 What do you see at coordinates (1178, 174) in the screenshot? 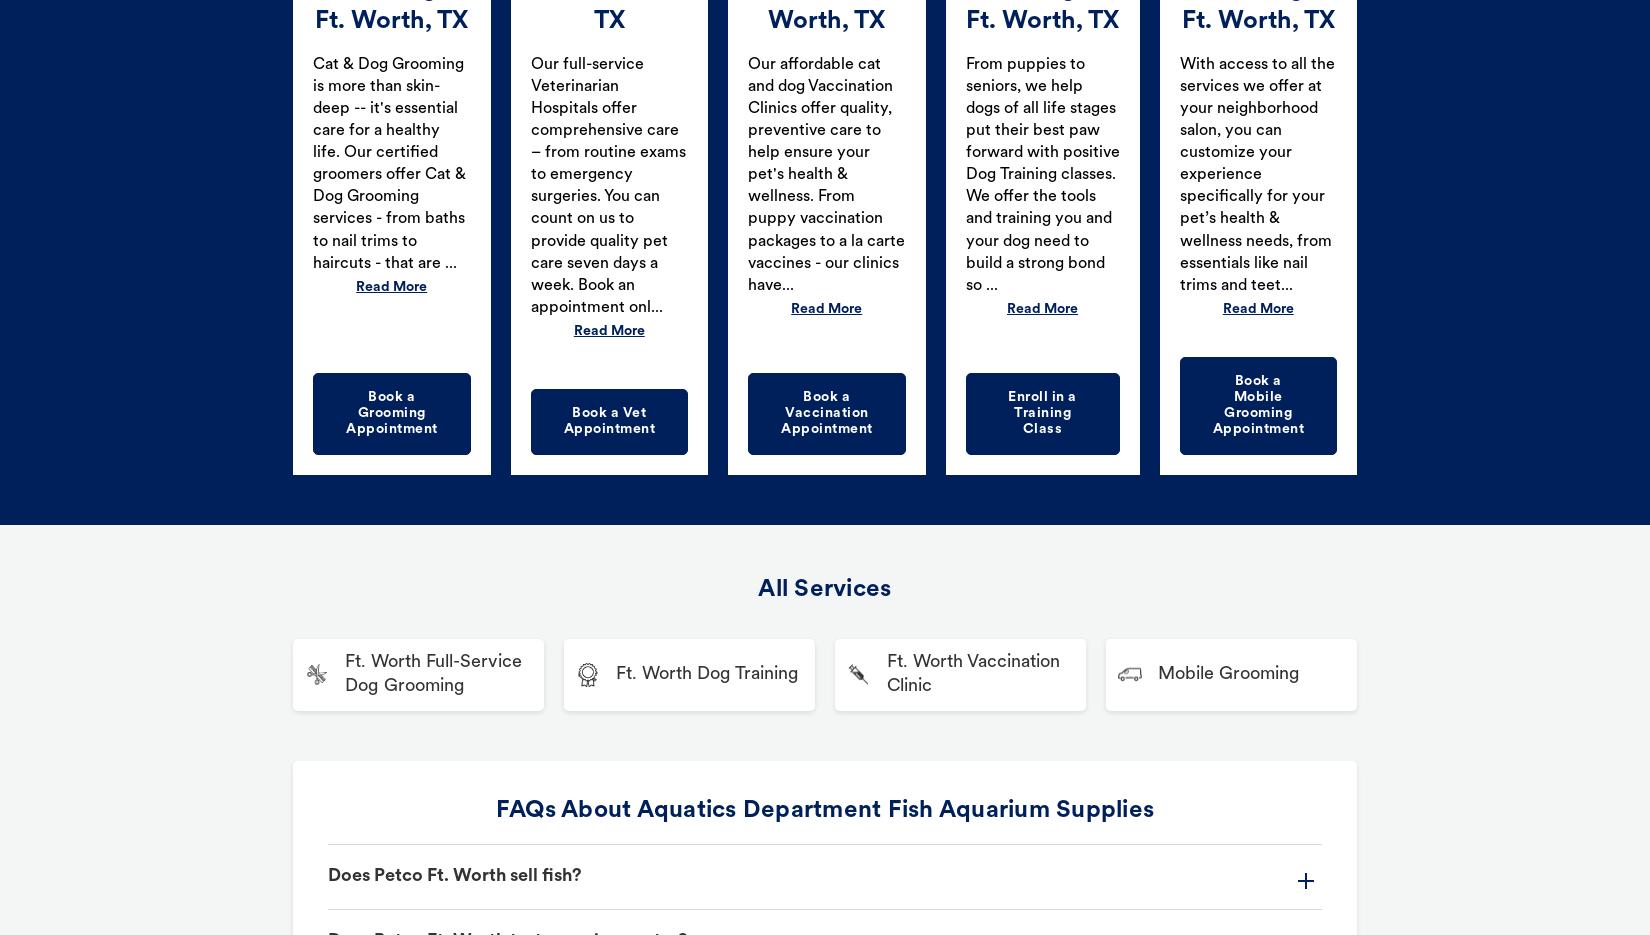
I see `'With access to all the services we offer at your neighborhood salon, you can customize your experience specifically for your pet’s health & wellness needs, from essentials like nail trims and teet...'` at bounding box center [1178, 174].